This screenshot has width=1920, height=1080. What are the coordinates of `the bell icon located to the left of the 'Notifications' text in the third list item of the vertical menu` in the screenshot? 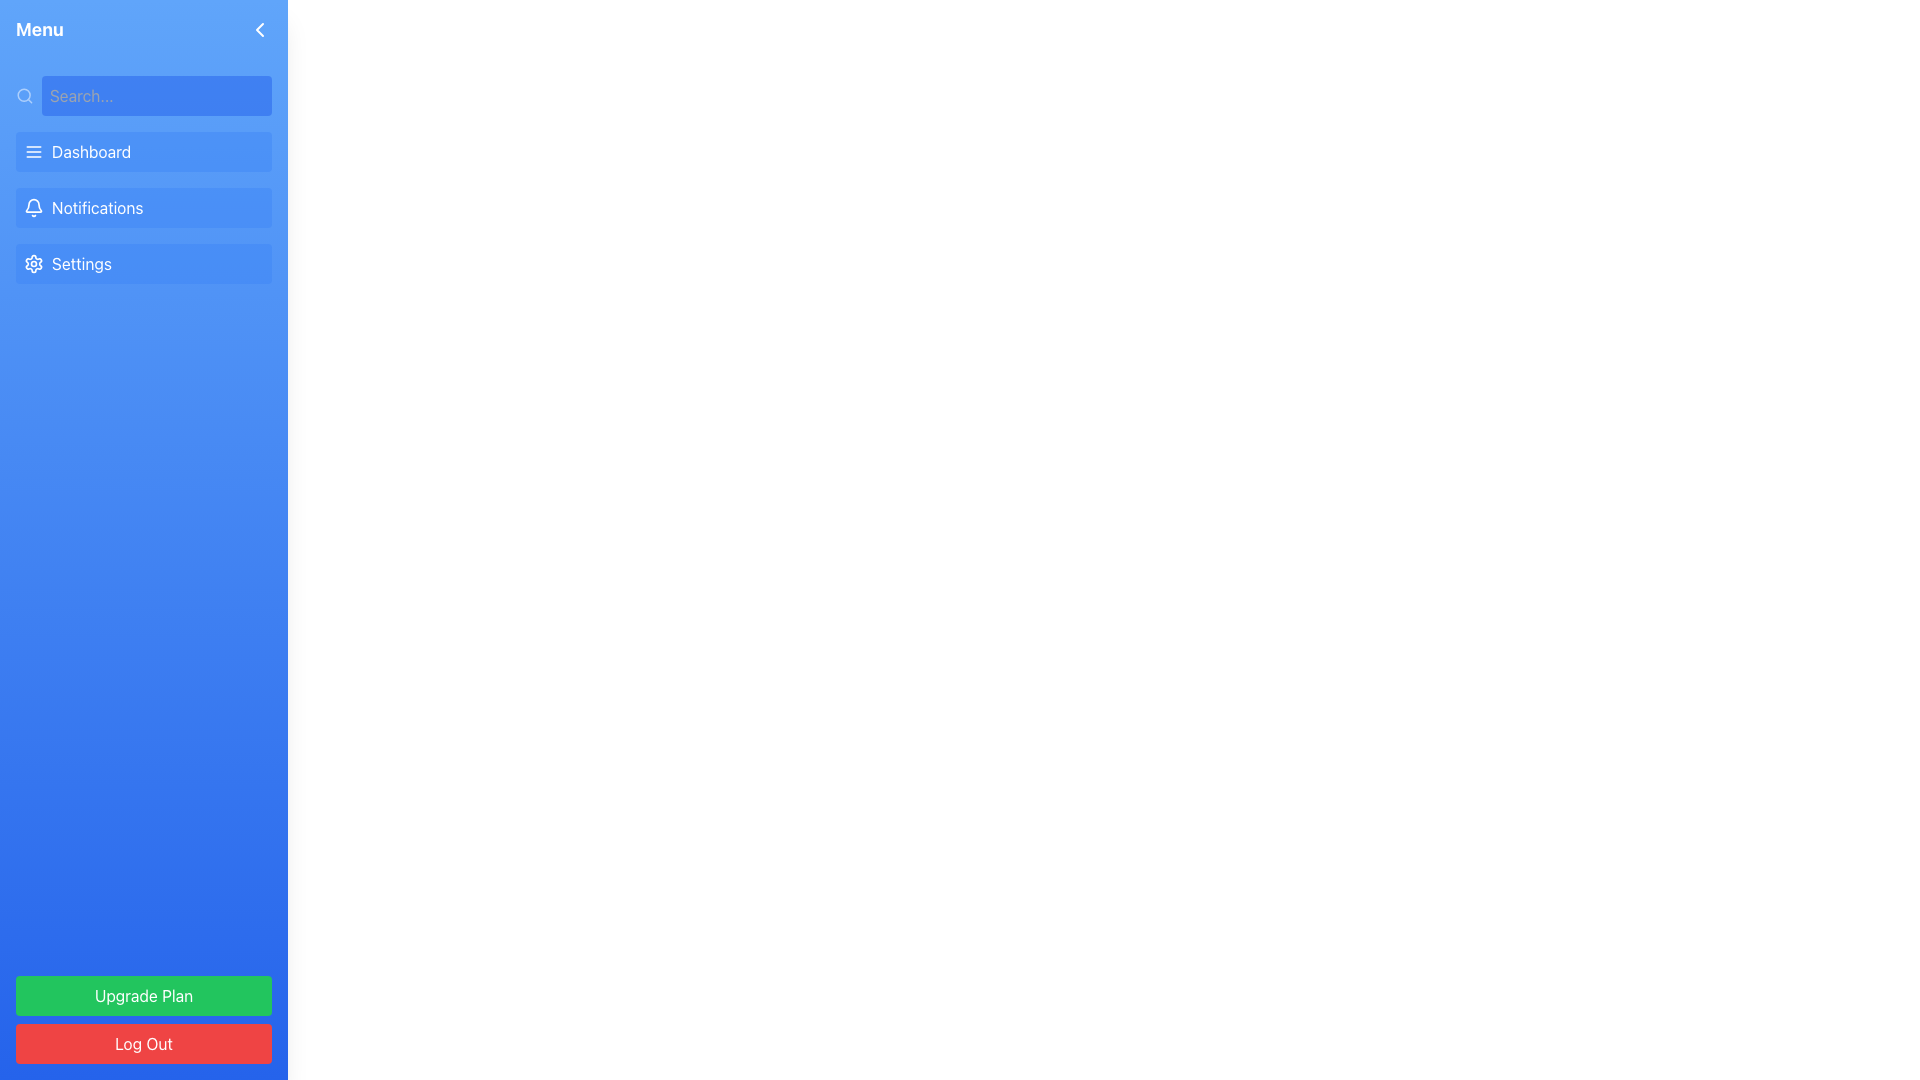 It's located at (33, 208).